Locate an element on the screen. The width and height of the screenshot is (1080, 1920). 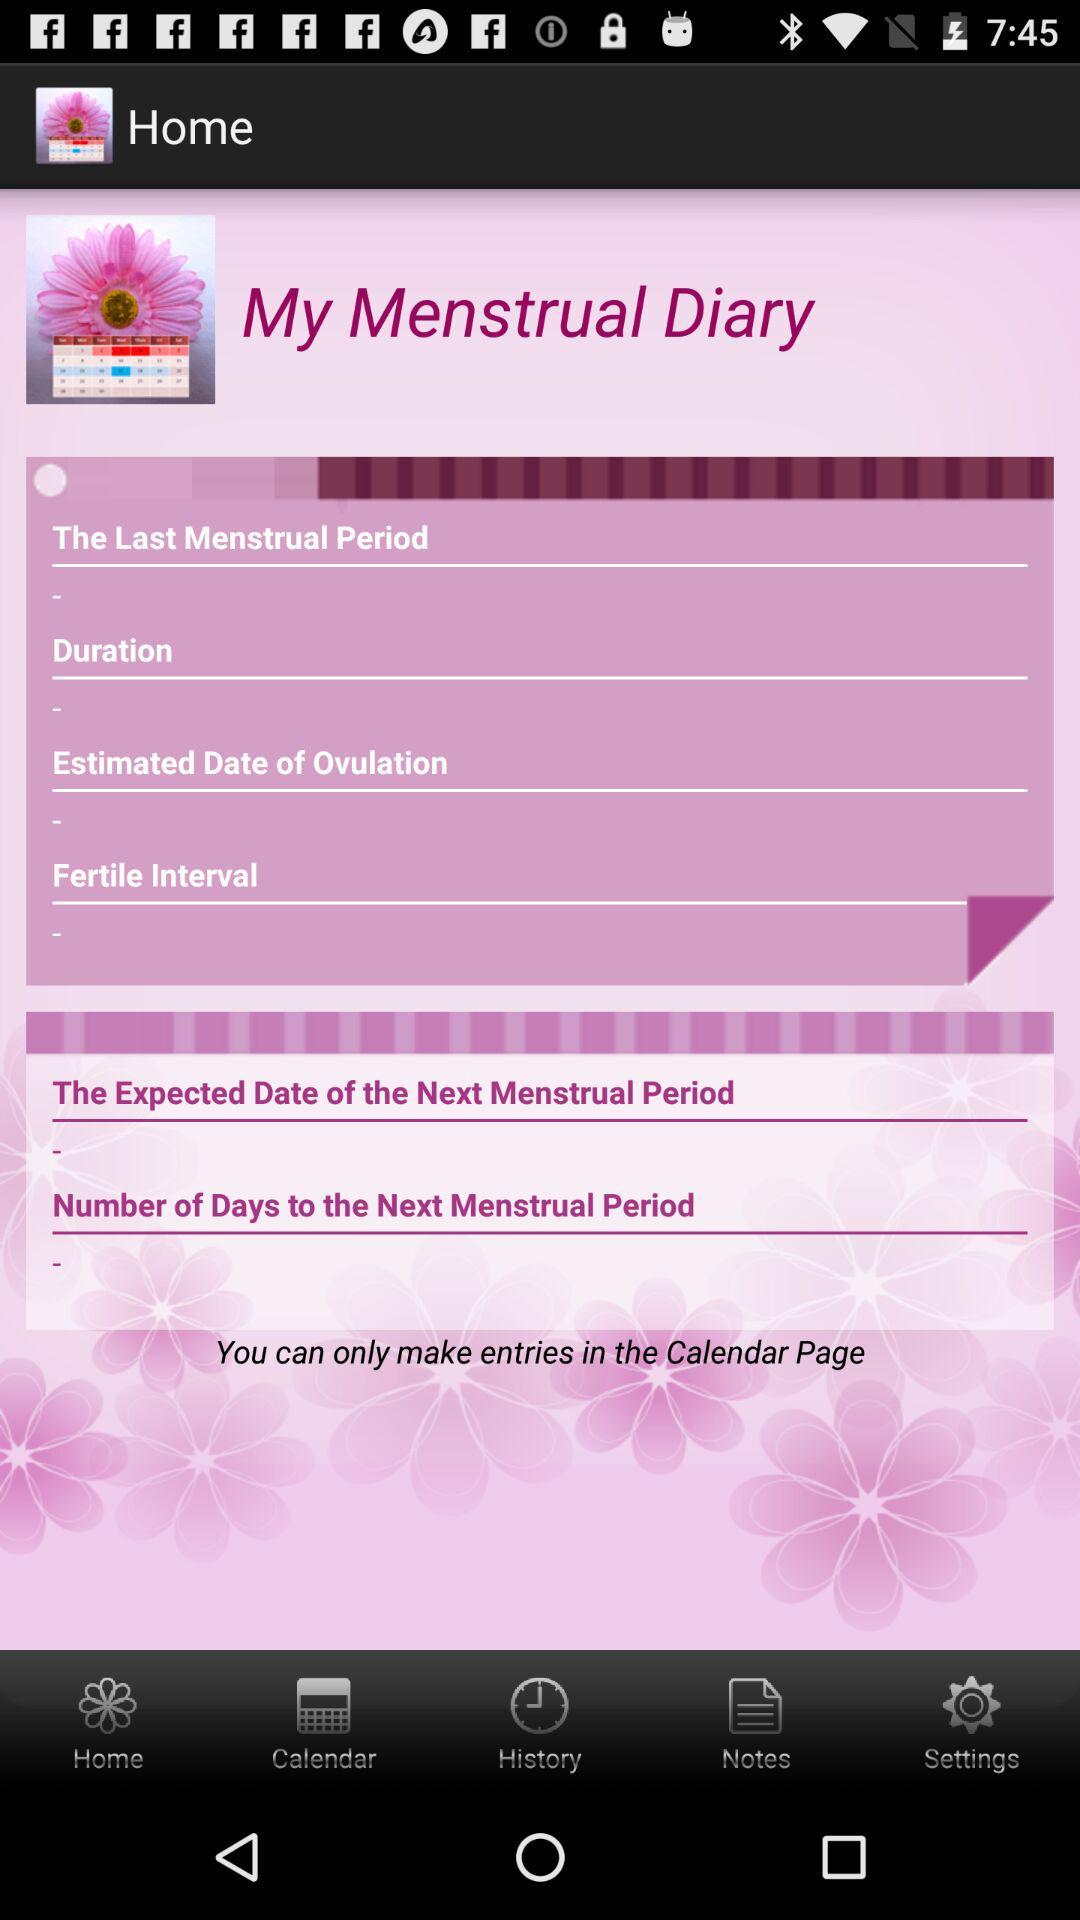
setting is located at coordinates (971, 1721).